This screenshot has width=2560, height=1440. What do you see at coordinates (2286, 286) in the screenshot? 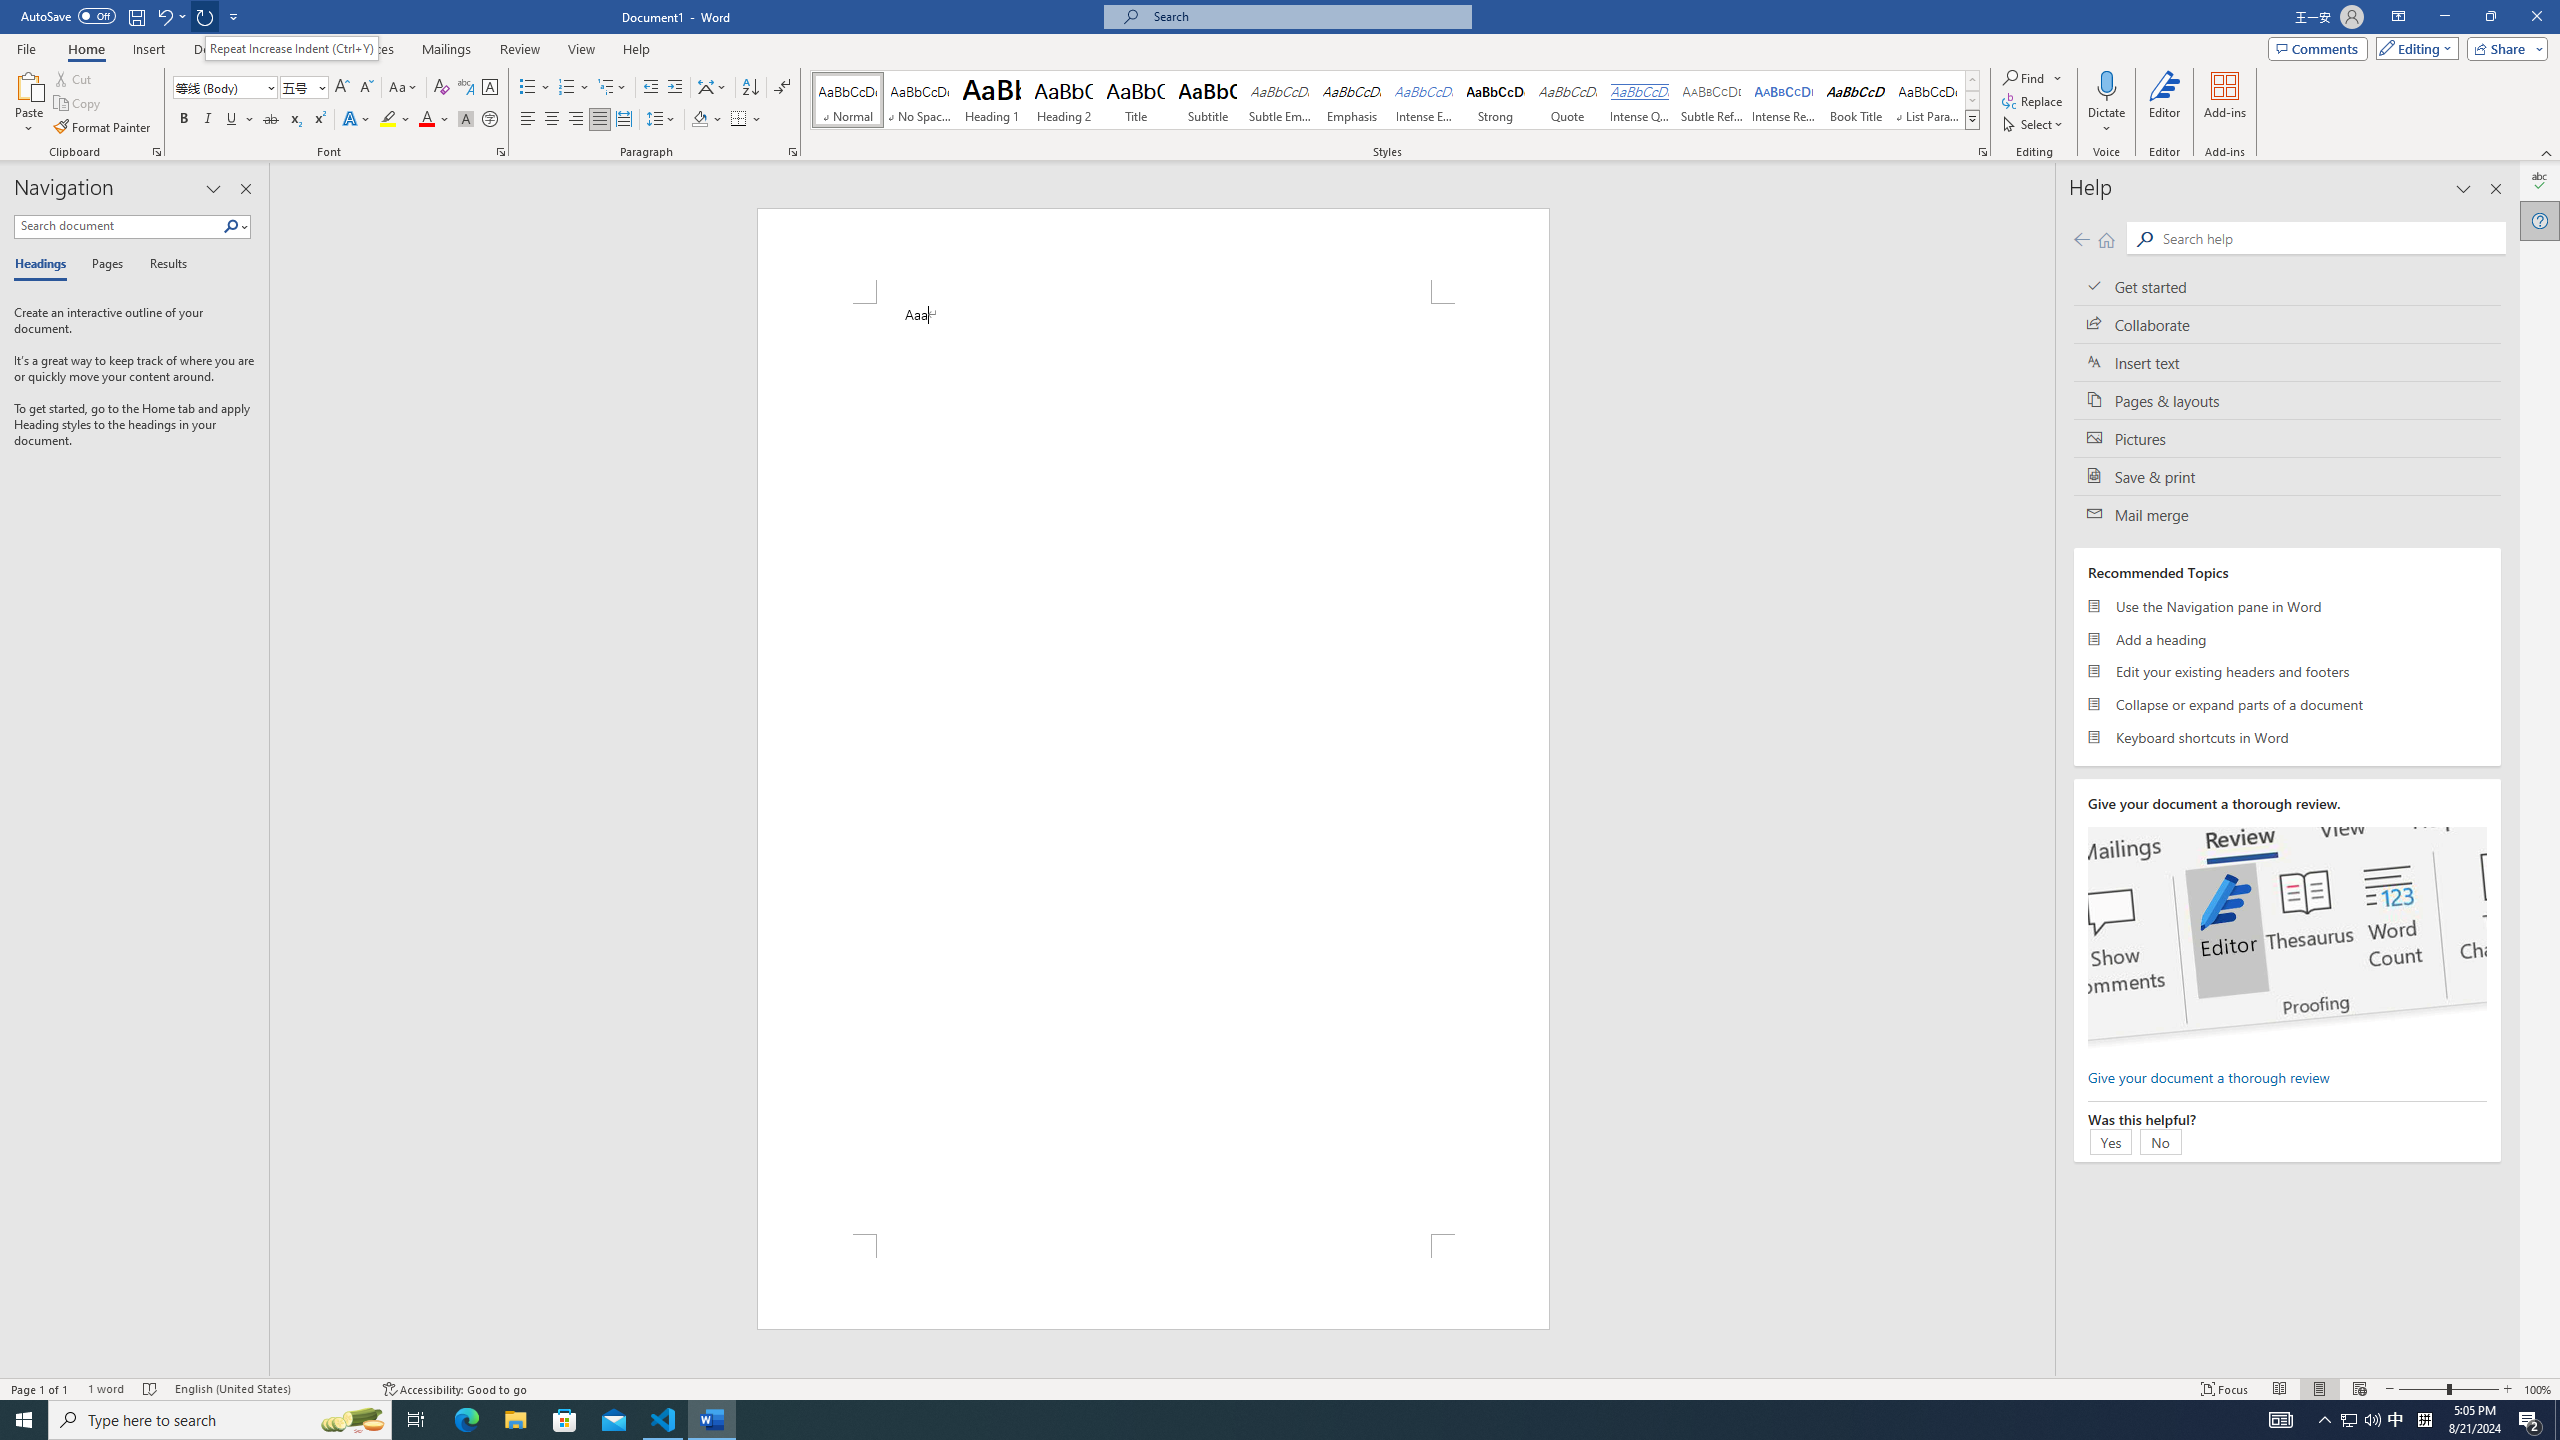
I see `'Get started'` at bounding box center [2286, 286].